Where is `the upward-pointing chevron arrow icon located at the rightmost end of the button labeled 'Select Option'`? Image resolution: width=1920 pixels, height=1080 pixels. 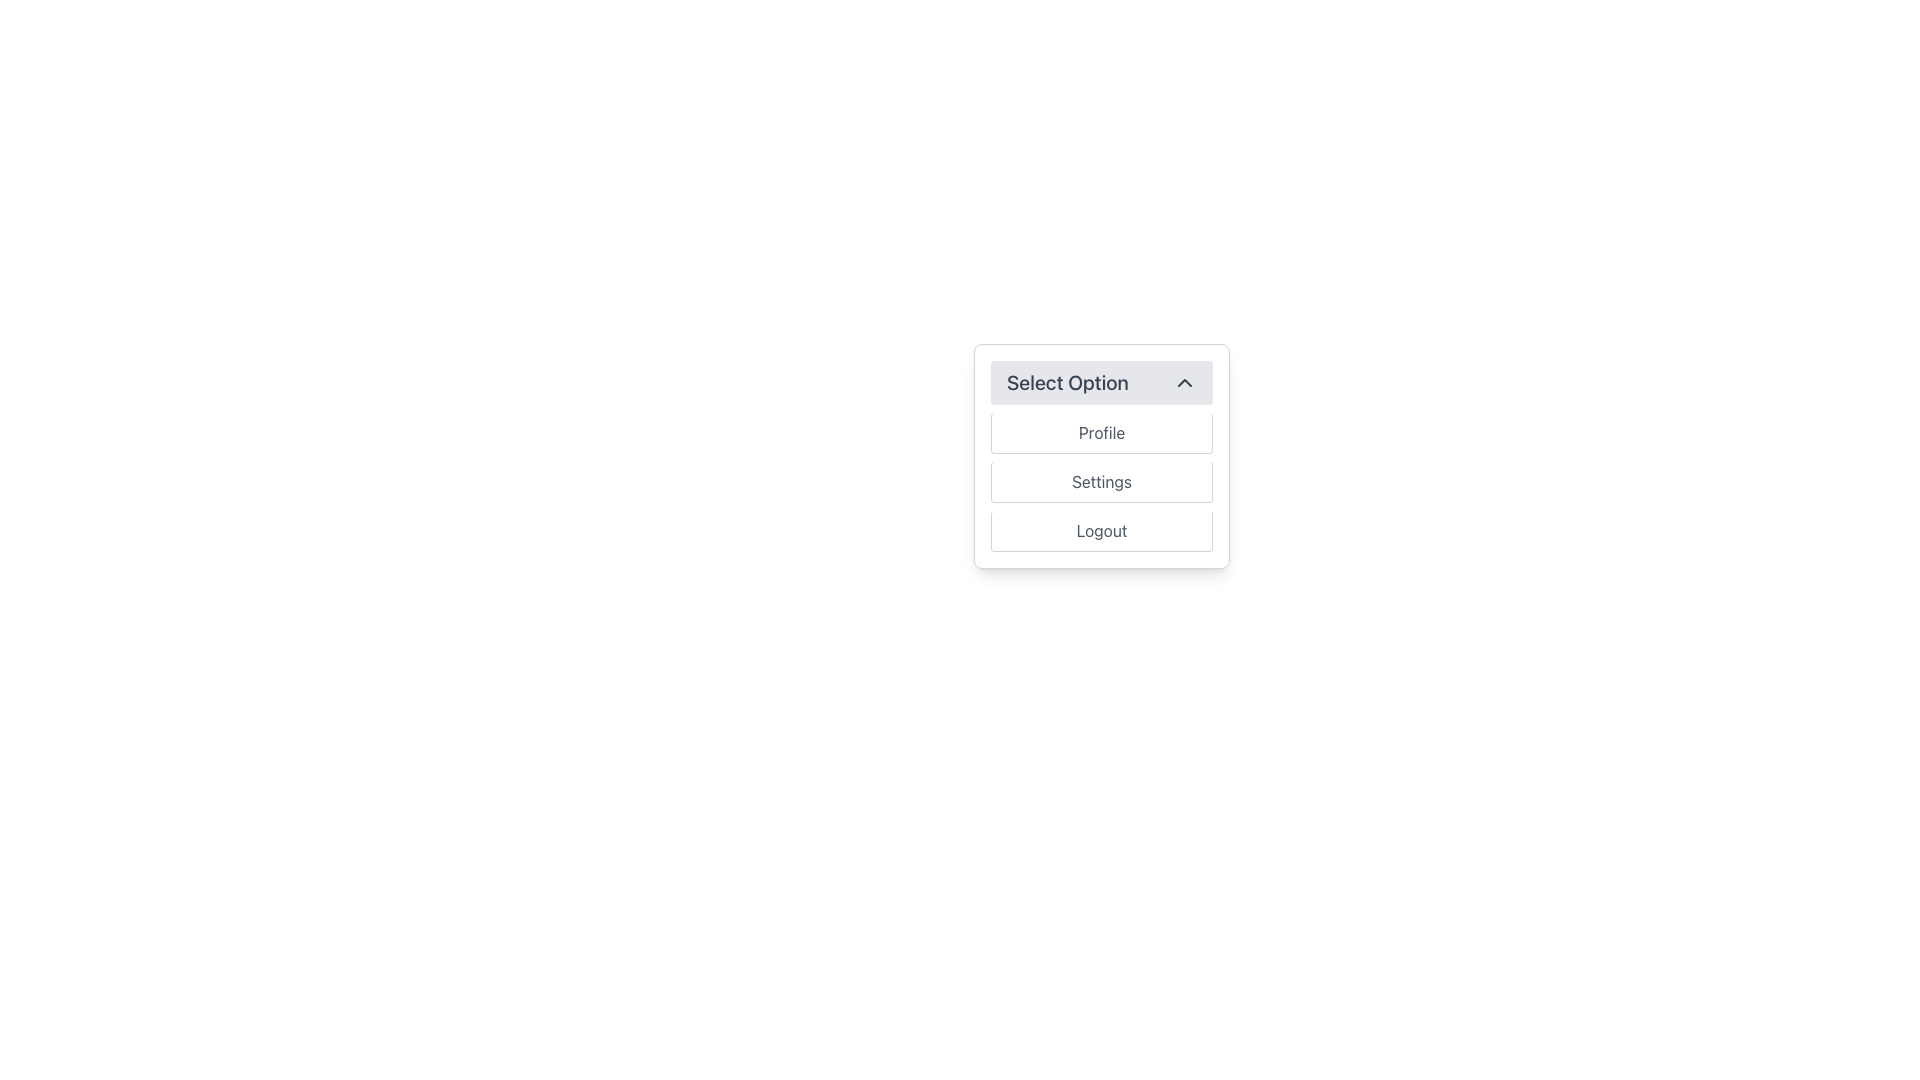
the upward-pointing chevron arrow icon located at the rightmost end of the button labeled 'Select Option' is located at coordinates (1185, 382).